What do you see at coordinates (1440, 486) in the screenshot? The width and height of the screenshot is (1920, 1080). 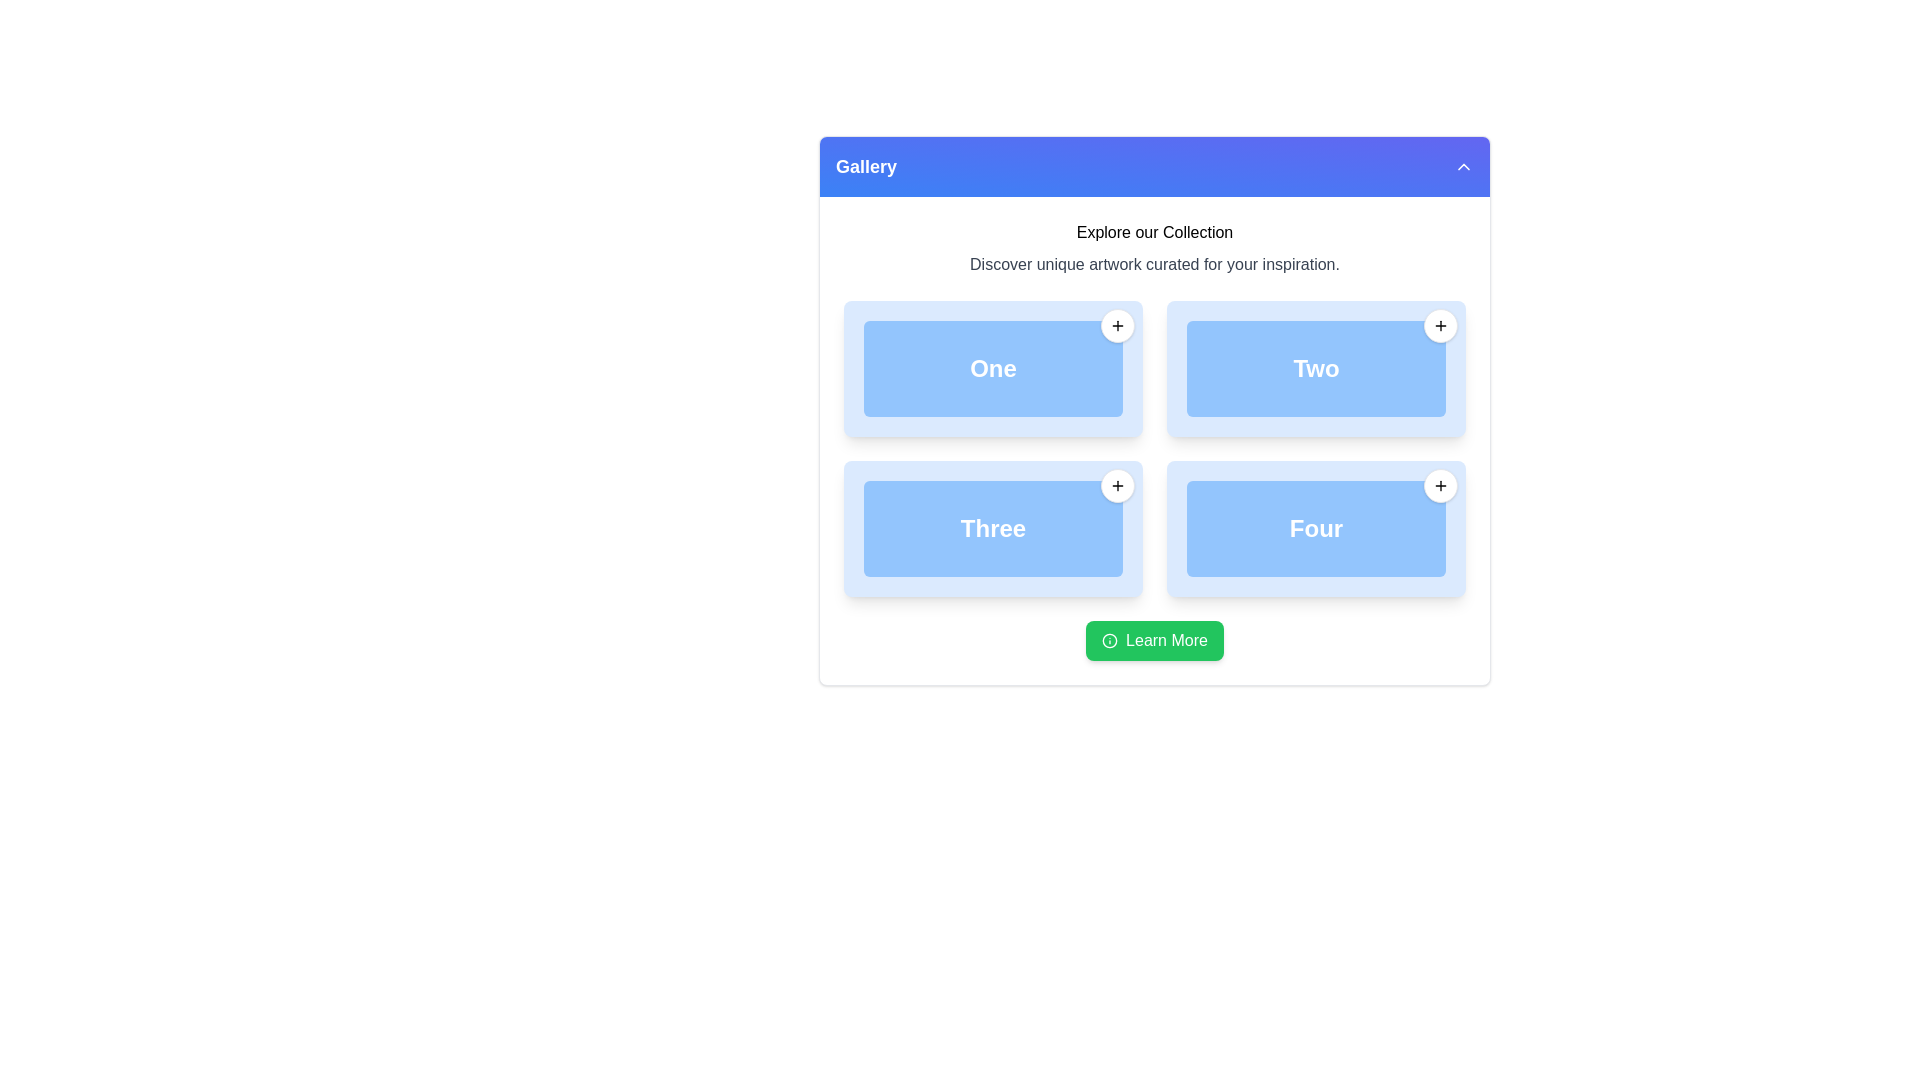 I see `the add or expand action icon located in the top-right corner of the box labeled 'Four' in the 2x2 grid layout` at bounding box center [1440, 486].